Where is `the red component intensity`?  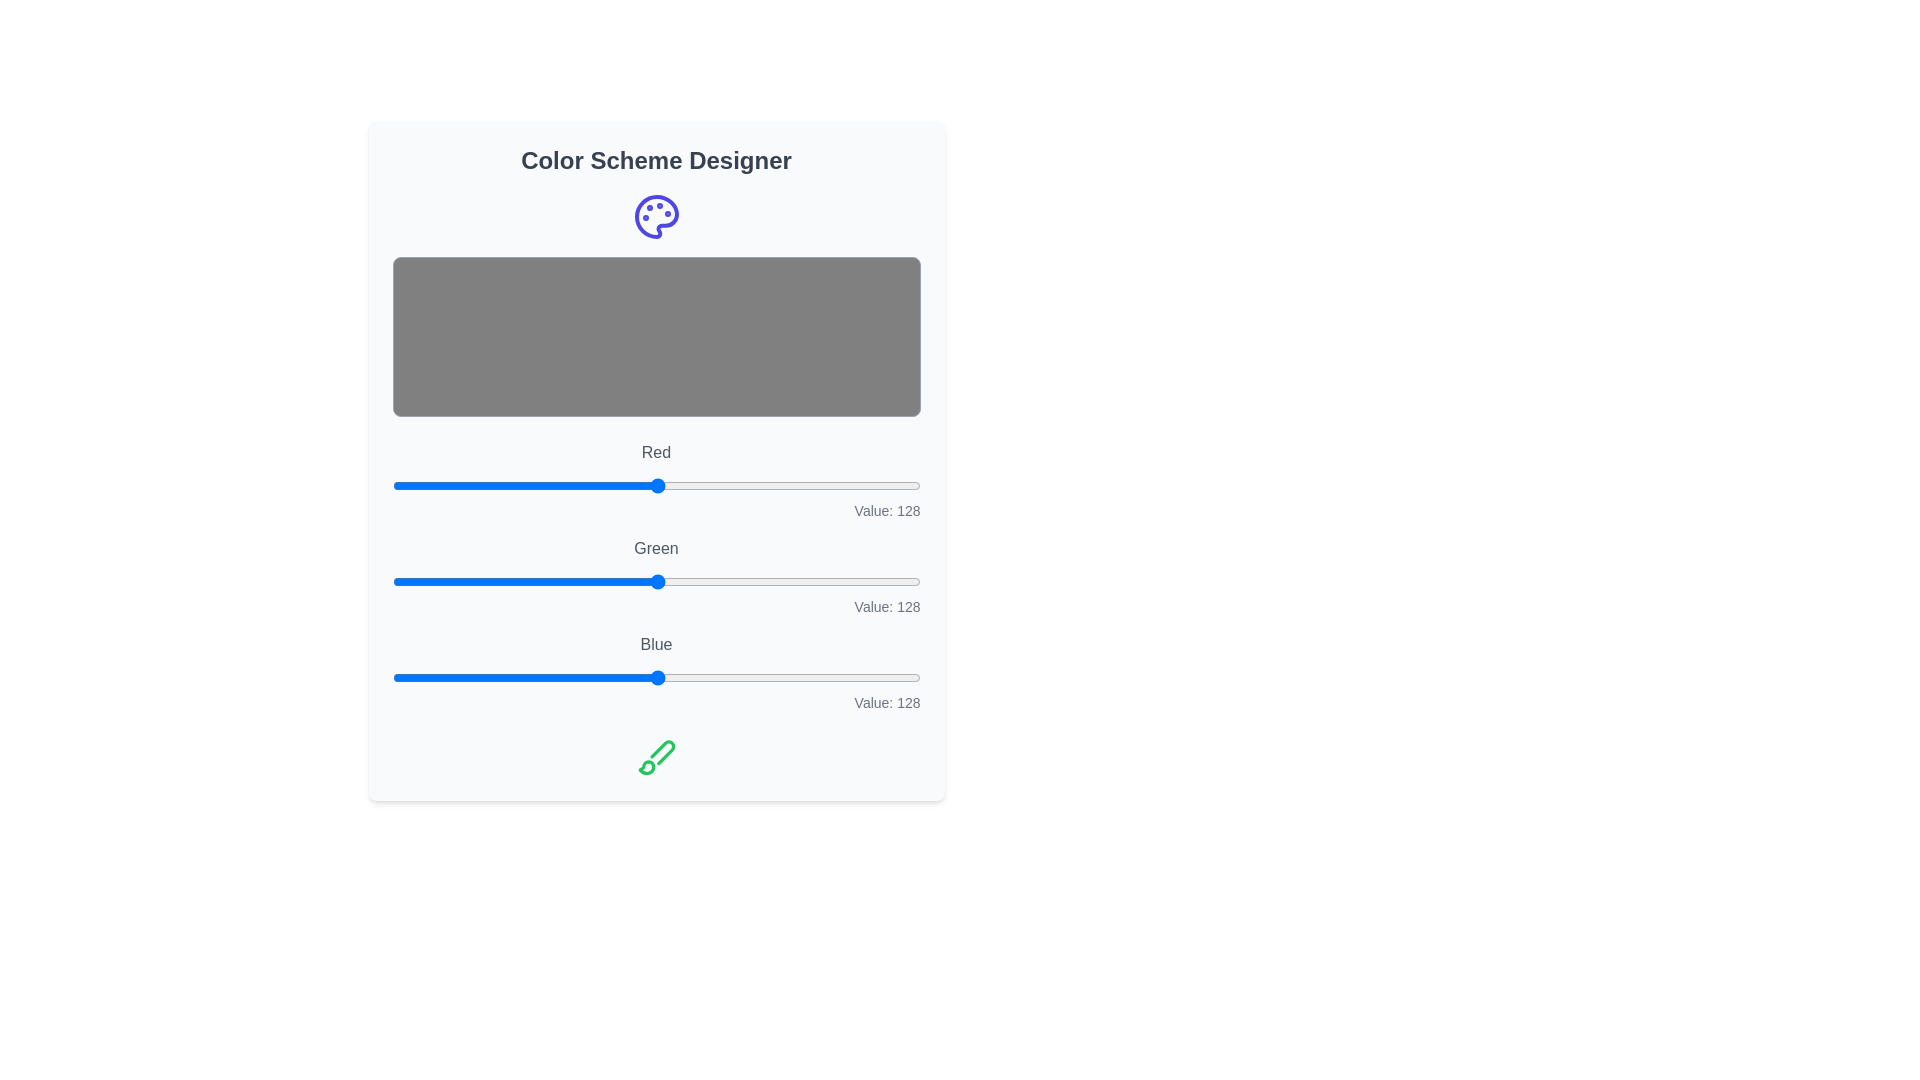 the red component intensity is located at coordinates (416, 486).